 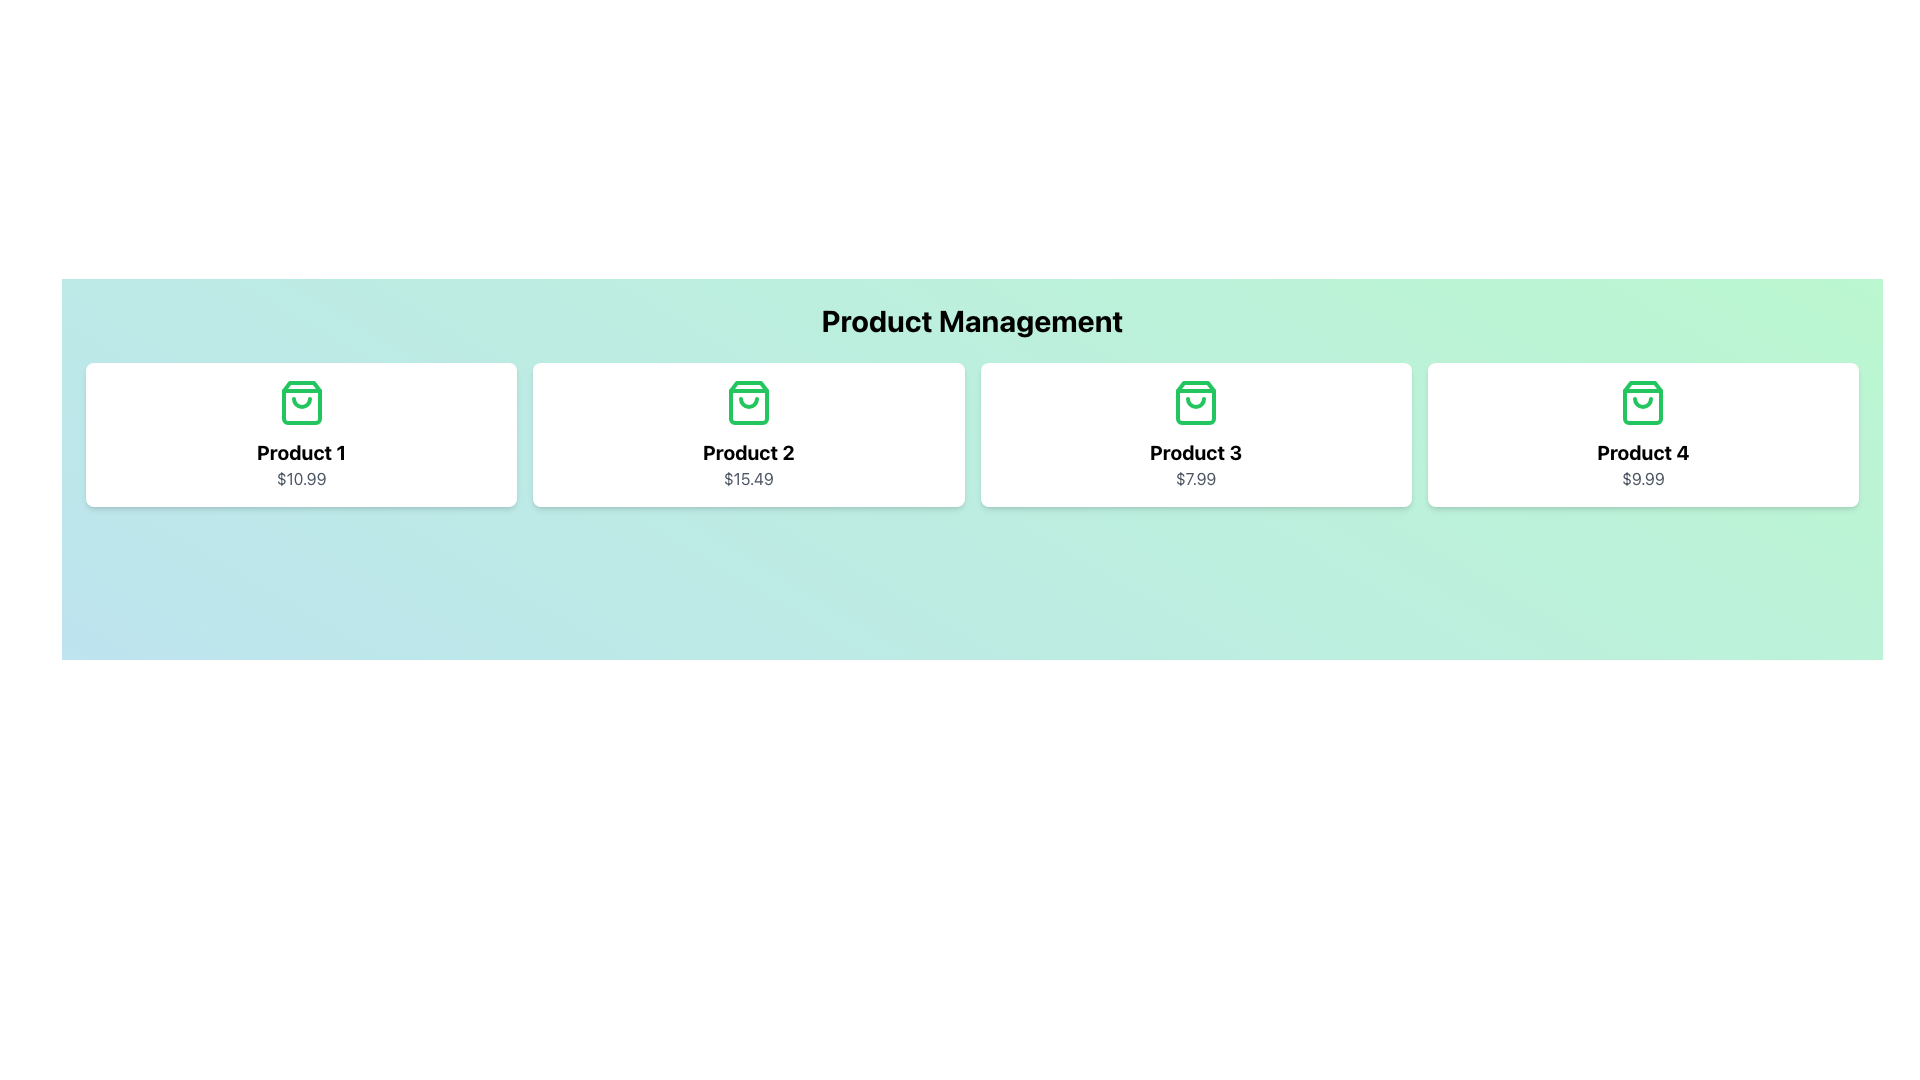 I want to click on the text label displaying 'Product 1', which is styled in bold and larger font, located within the product card above the price '$10.99' and below the shopping bag icon, so click(x=300, y=452).